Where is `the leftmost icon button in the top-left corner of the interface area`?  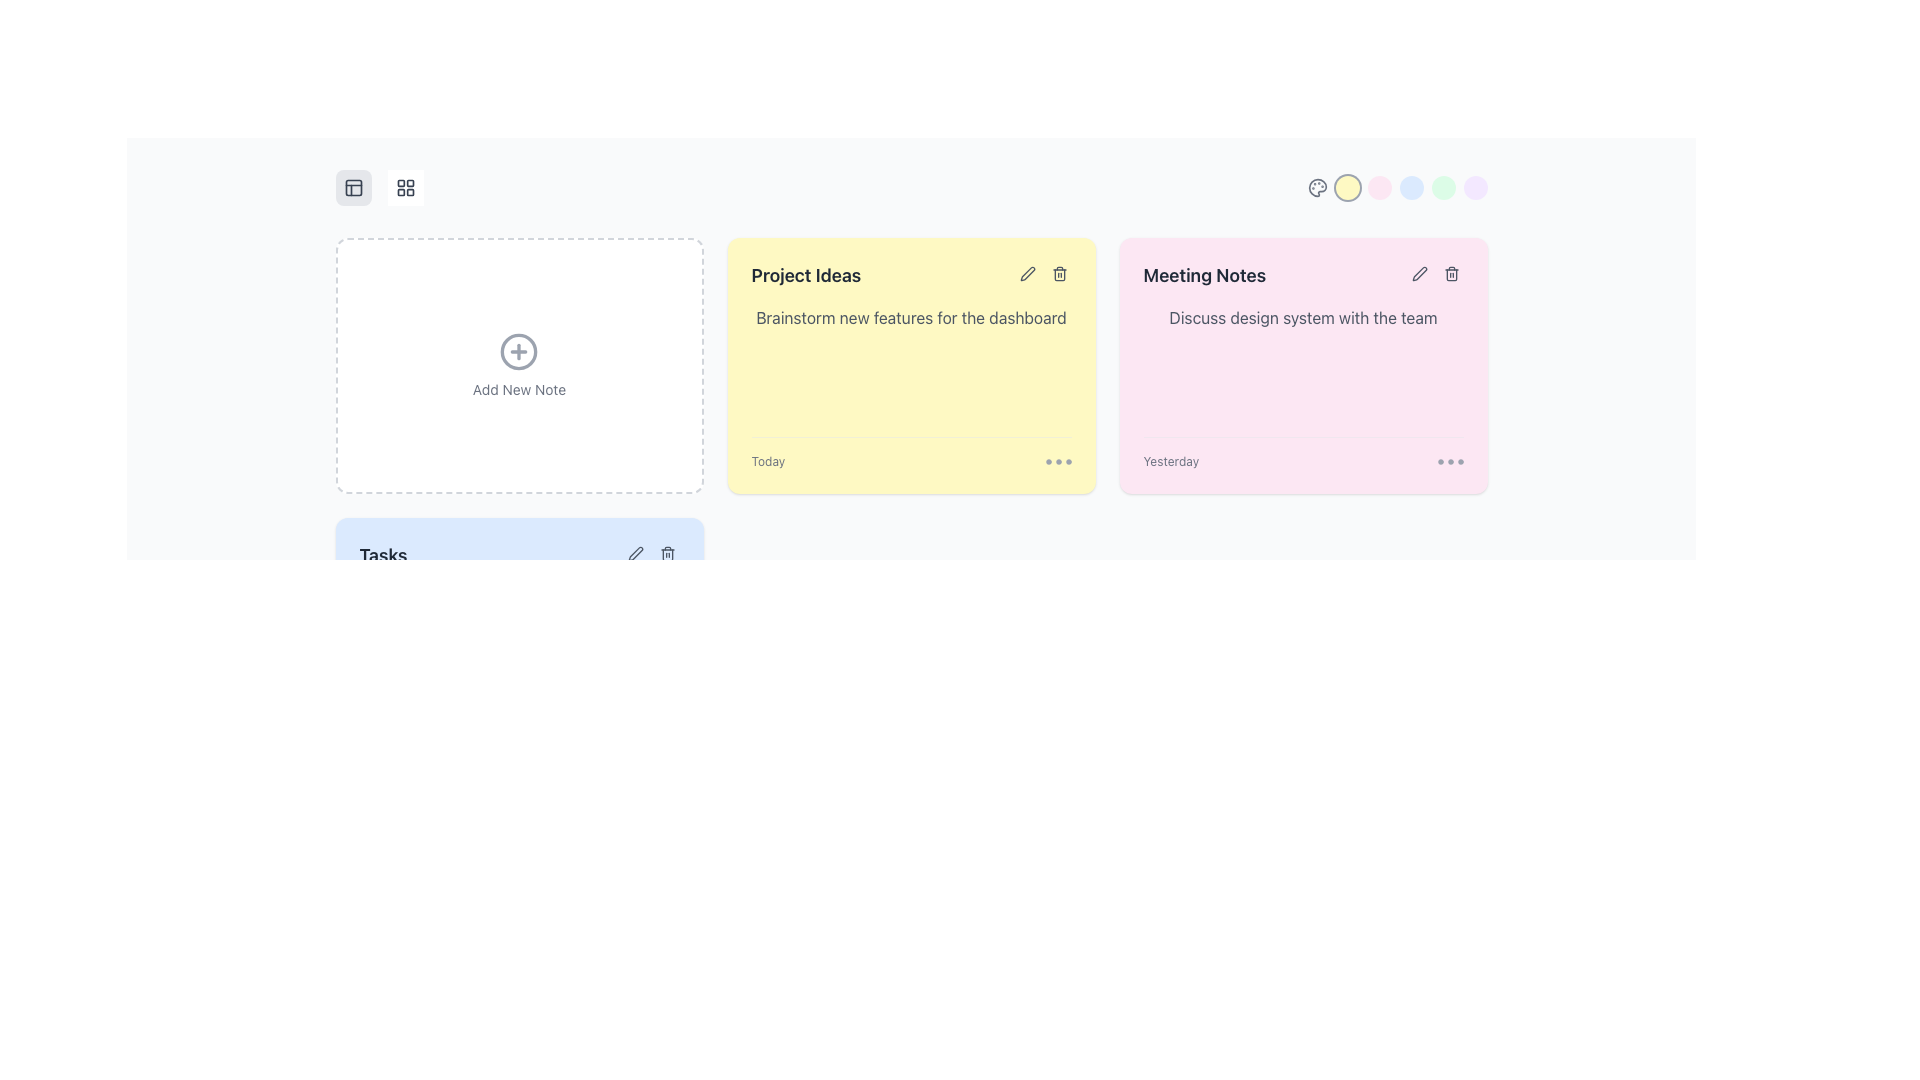
the leftmost icon button in the top-left corner of the interface area is located at coordinates (353, 188).